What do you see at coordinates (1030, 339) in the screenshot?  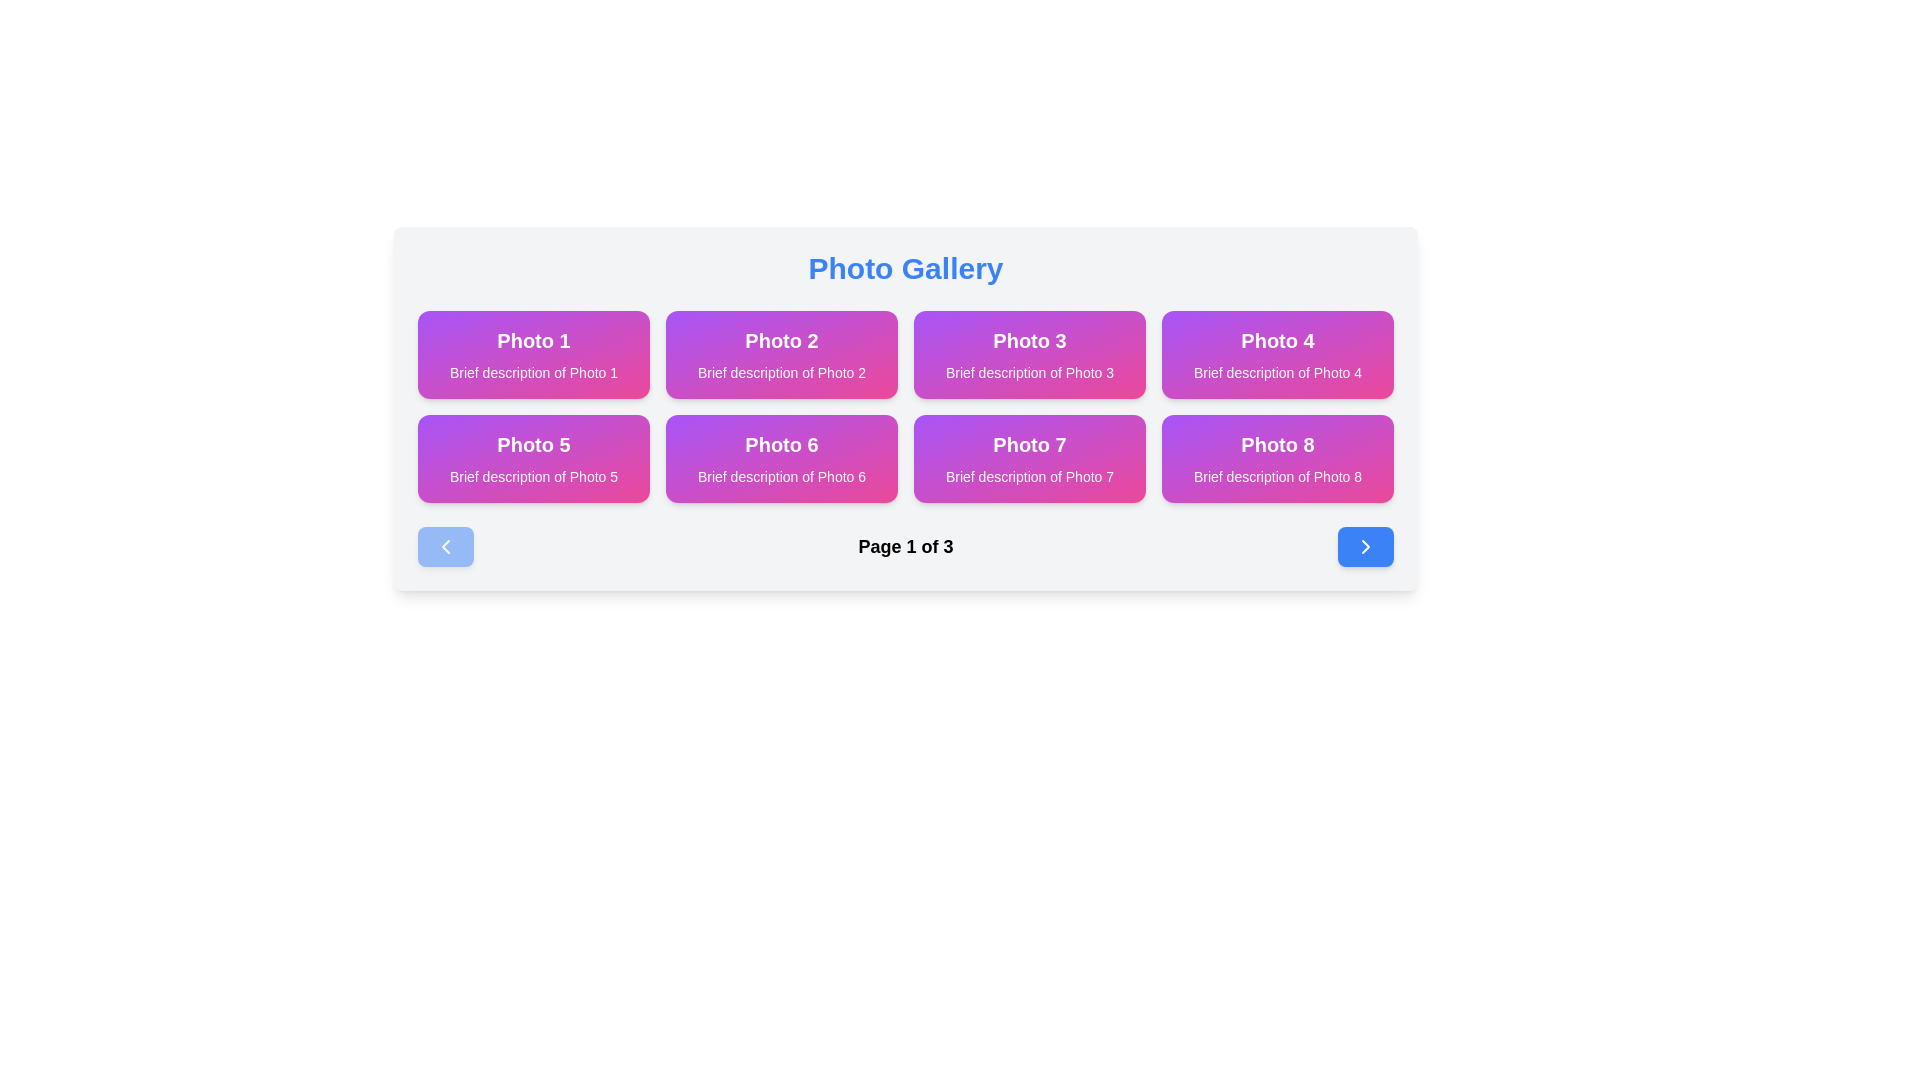 I see `the text label 'Photo 3' displayed in bold and large font style, which is part of the grid layout and centered within its card` at bounding box center [1030, 339].